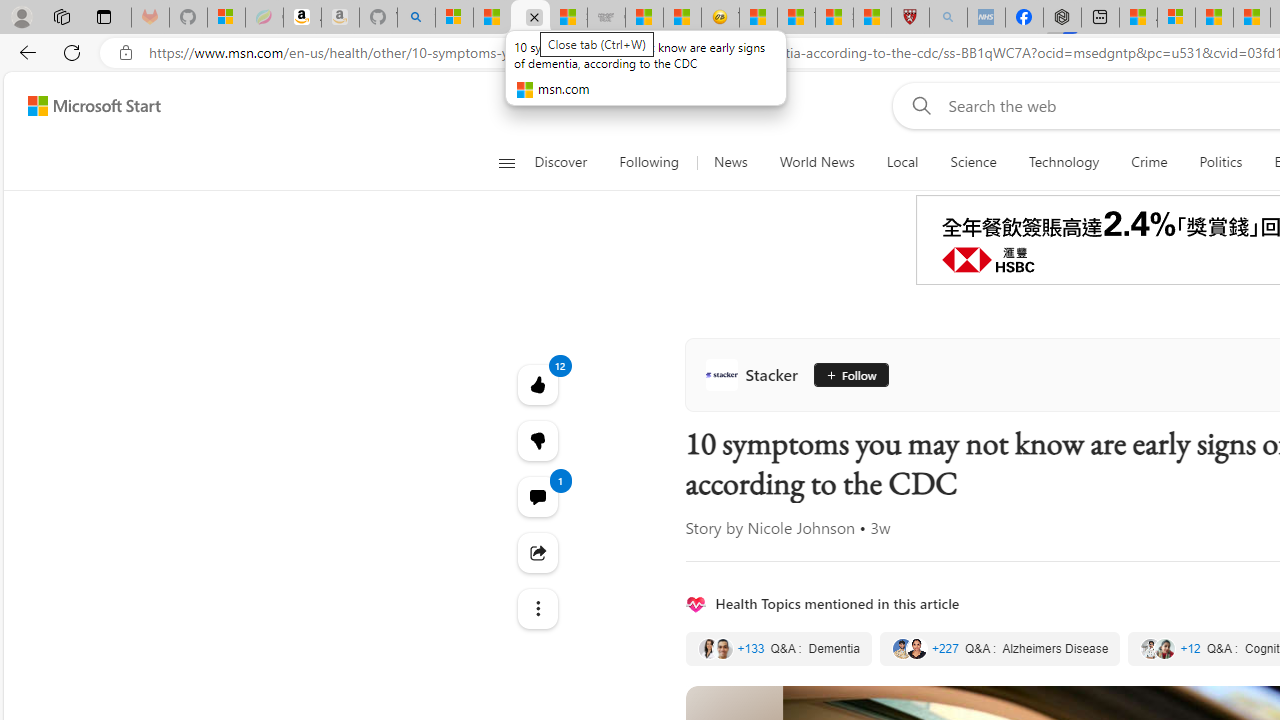  Describe the element at coordinates (754, 375) in the screenshot. I see `'Stacker'` at that location.